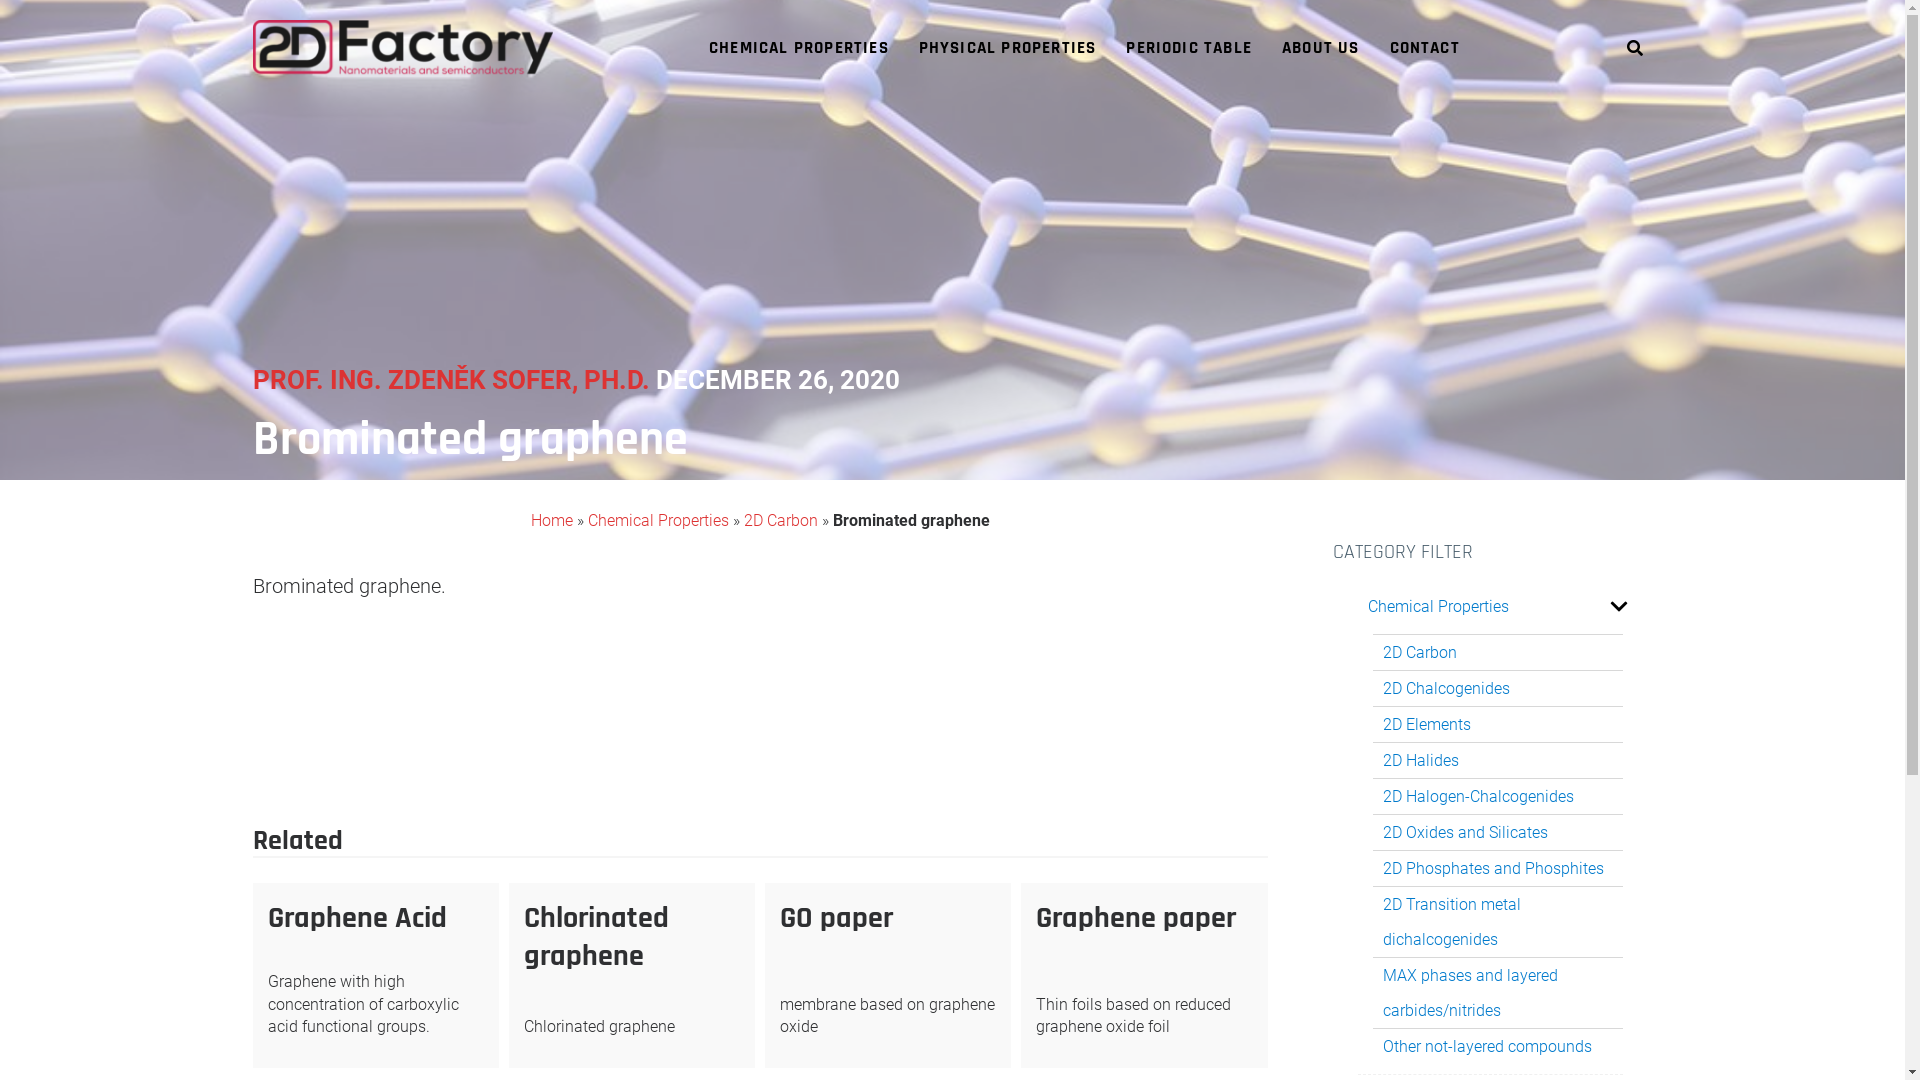  What do you see at coordinates (1036, 918) in the screenshot?
I see `'Graphene paper'` at bounding box center [1036, 918].